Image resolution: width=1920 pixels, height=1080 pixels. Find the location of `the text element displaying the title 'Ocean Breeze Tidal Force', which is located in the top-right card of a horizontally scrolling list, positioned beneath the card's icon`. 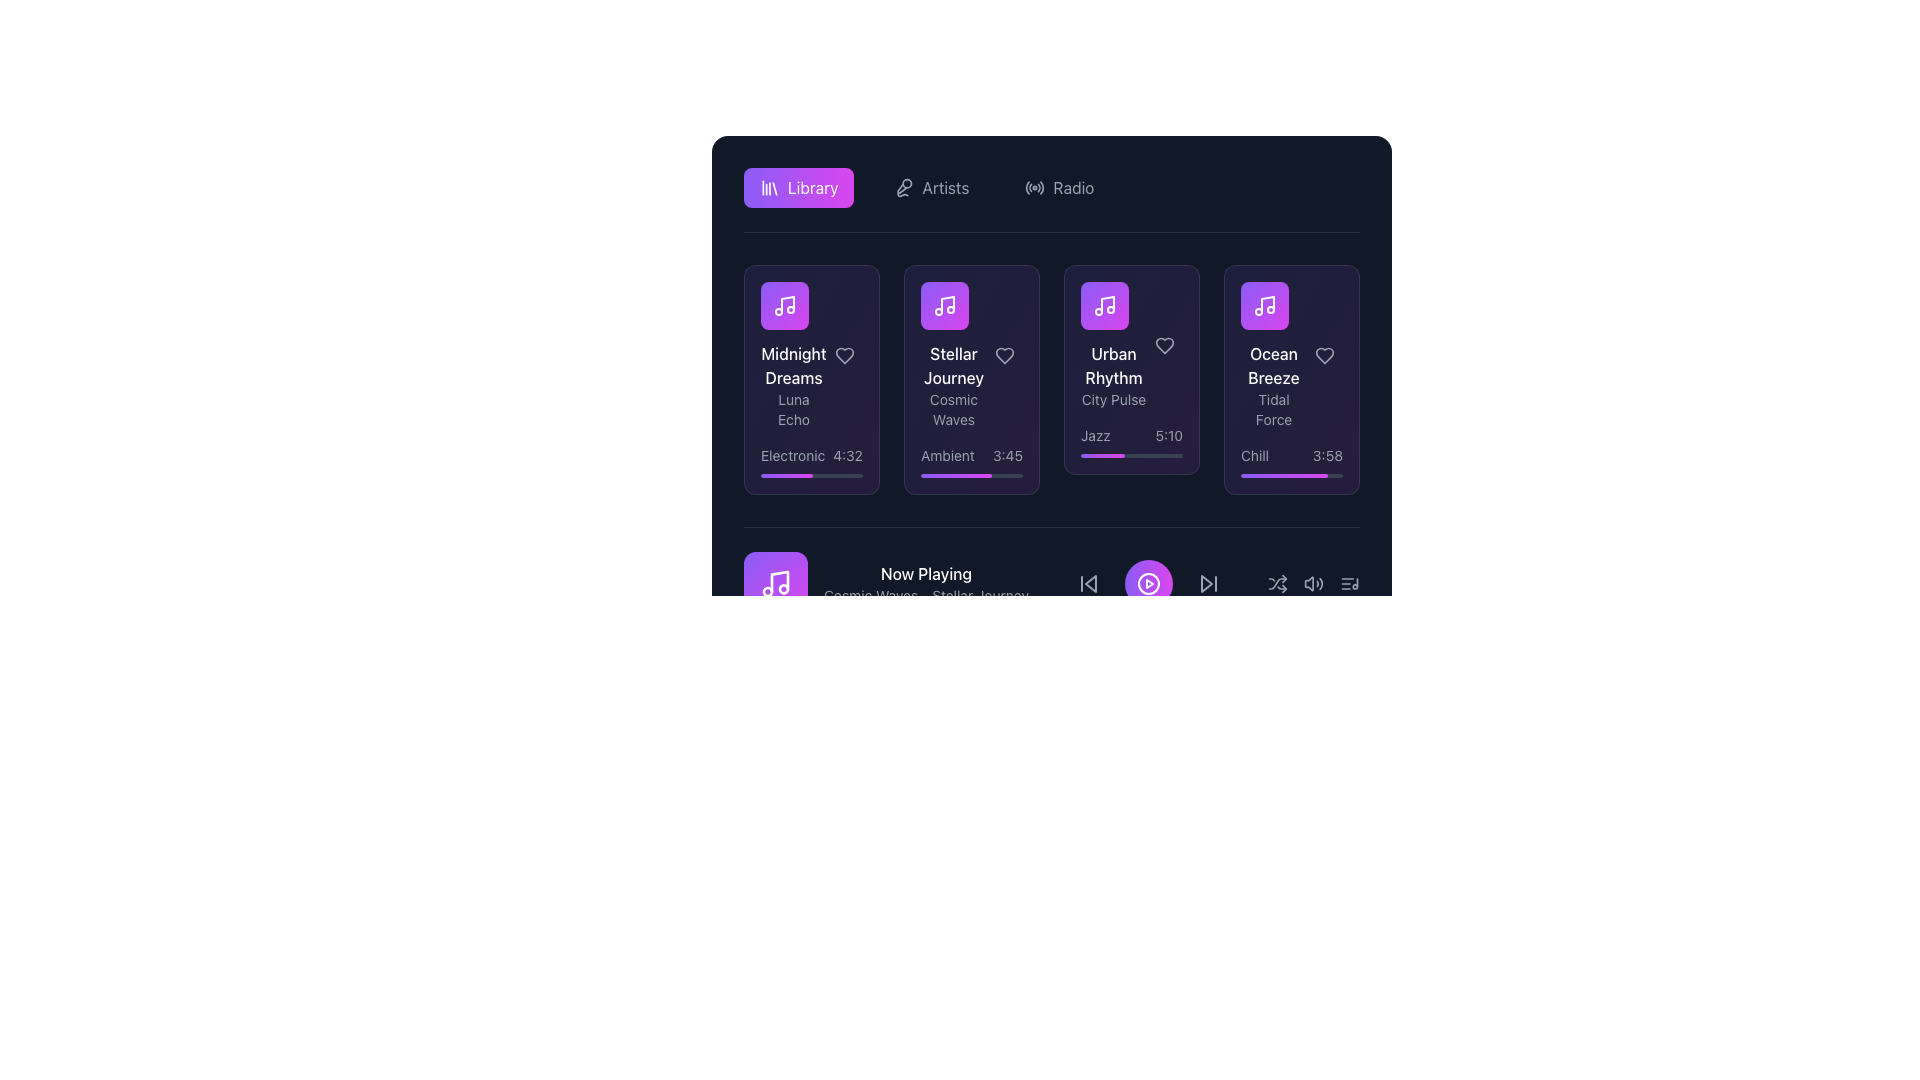

the text element displaying the title 'Ocean Breeze Tidal Force', which is located in the top-right card of a horizontally scrolling list, positioned beneath the card's icon is located at coordinates (1291, 354).